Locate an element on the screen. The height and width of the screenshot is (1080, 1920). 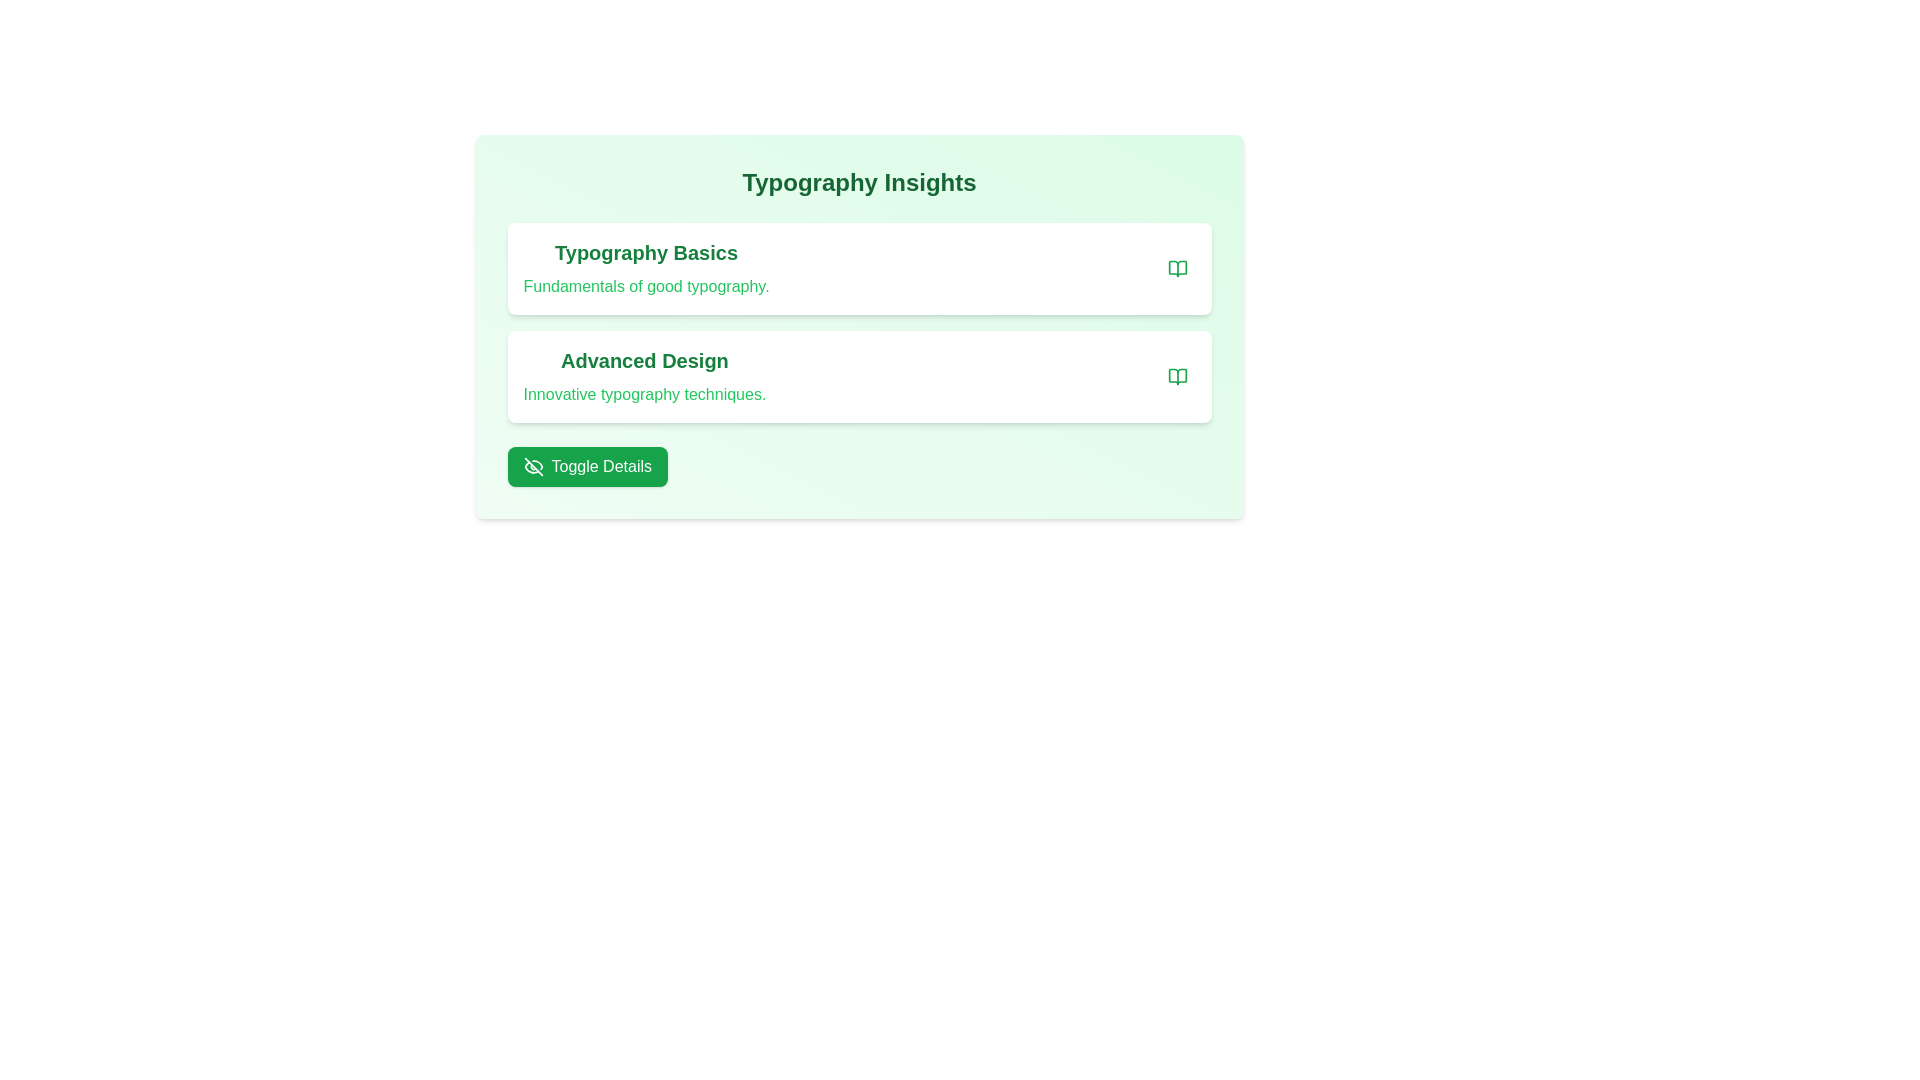
the typography section titles or buttons for interactions, which is located below the 'Typography Insights' heading and above a green toggle button is located at coordinates (859, 326).